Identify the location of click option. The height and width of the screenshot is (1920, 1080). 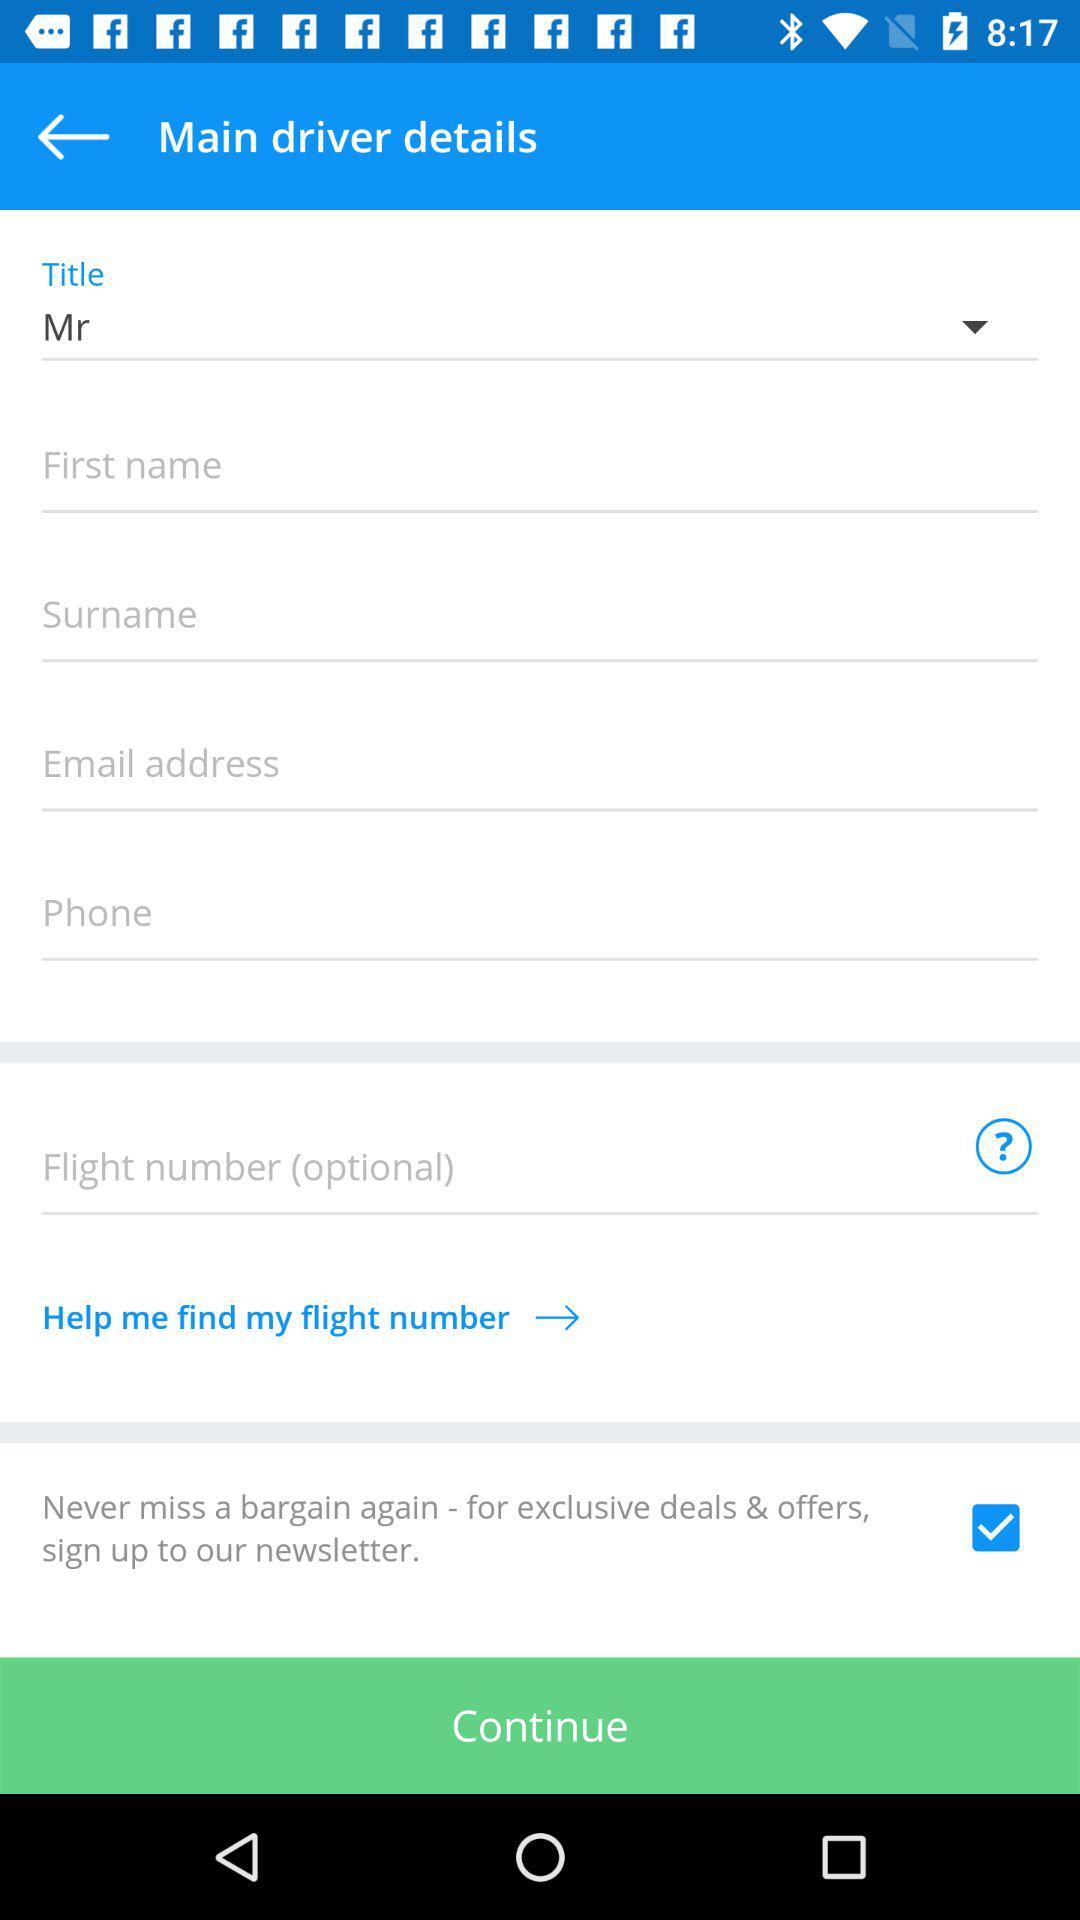
(995, 1526).